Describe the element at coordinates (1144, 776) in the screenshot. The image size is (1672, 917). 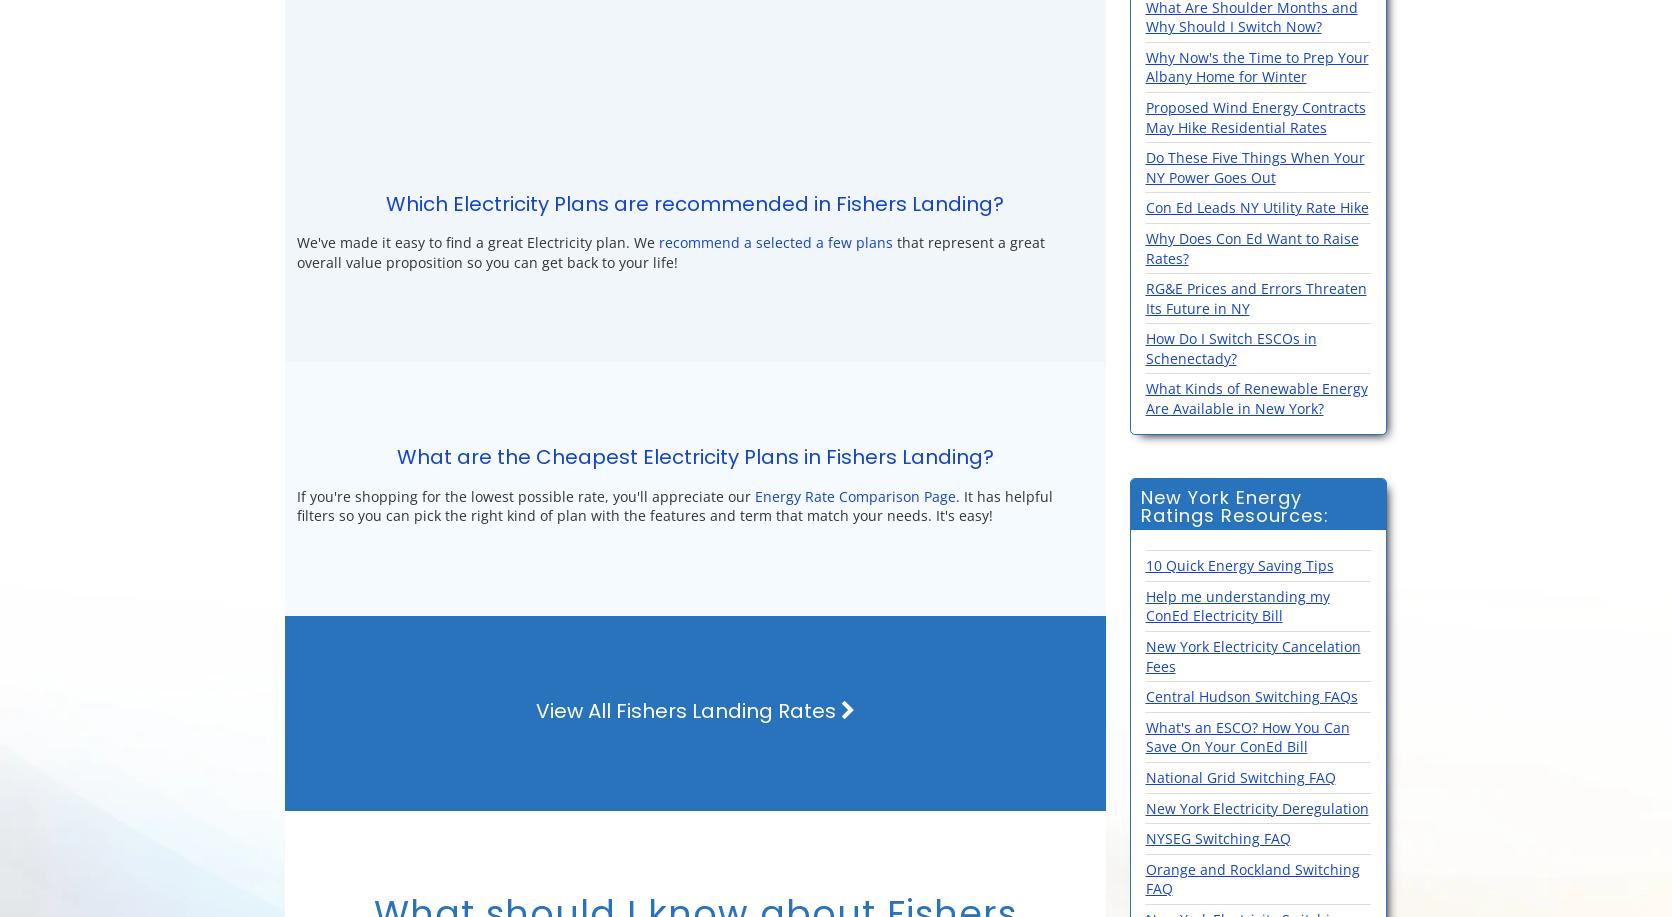
I see `'National Grid Switching FAQ'` at that location.